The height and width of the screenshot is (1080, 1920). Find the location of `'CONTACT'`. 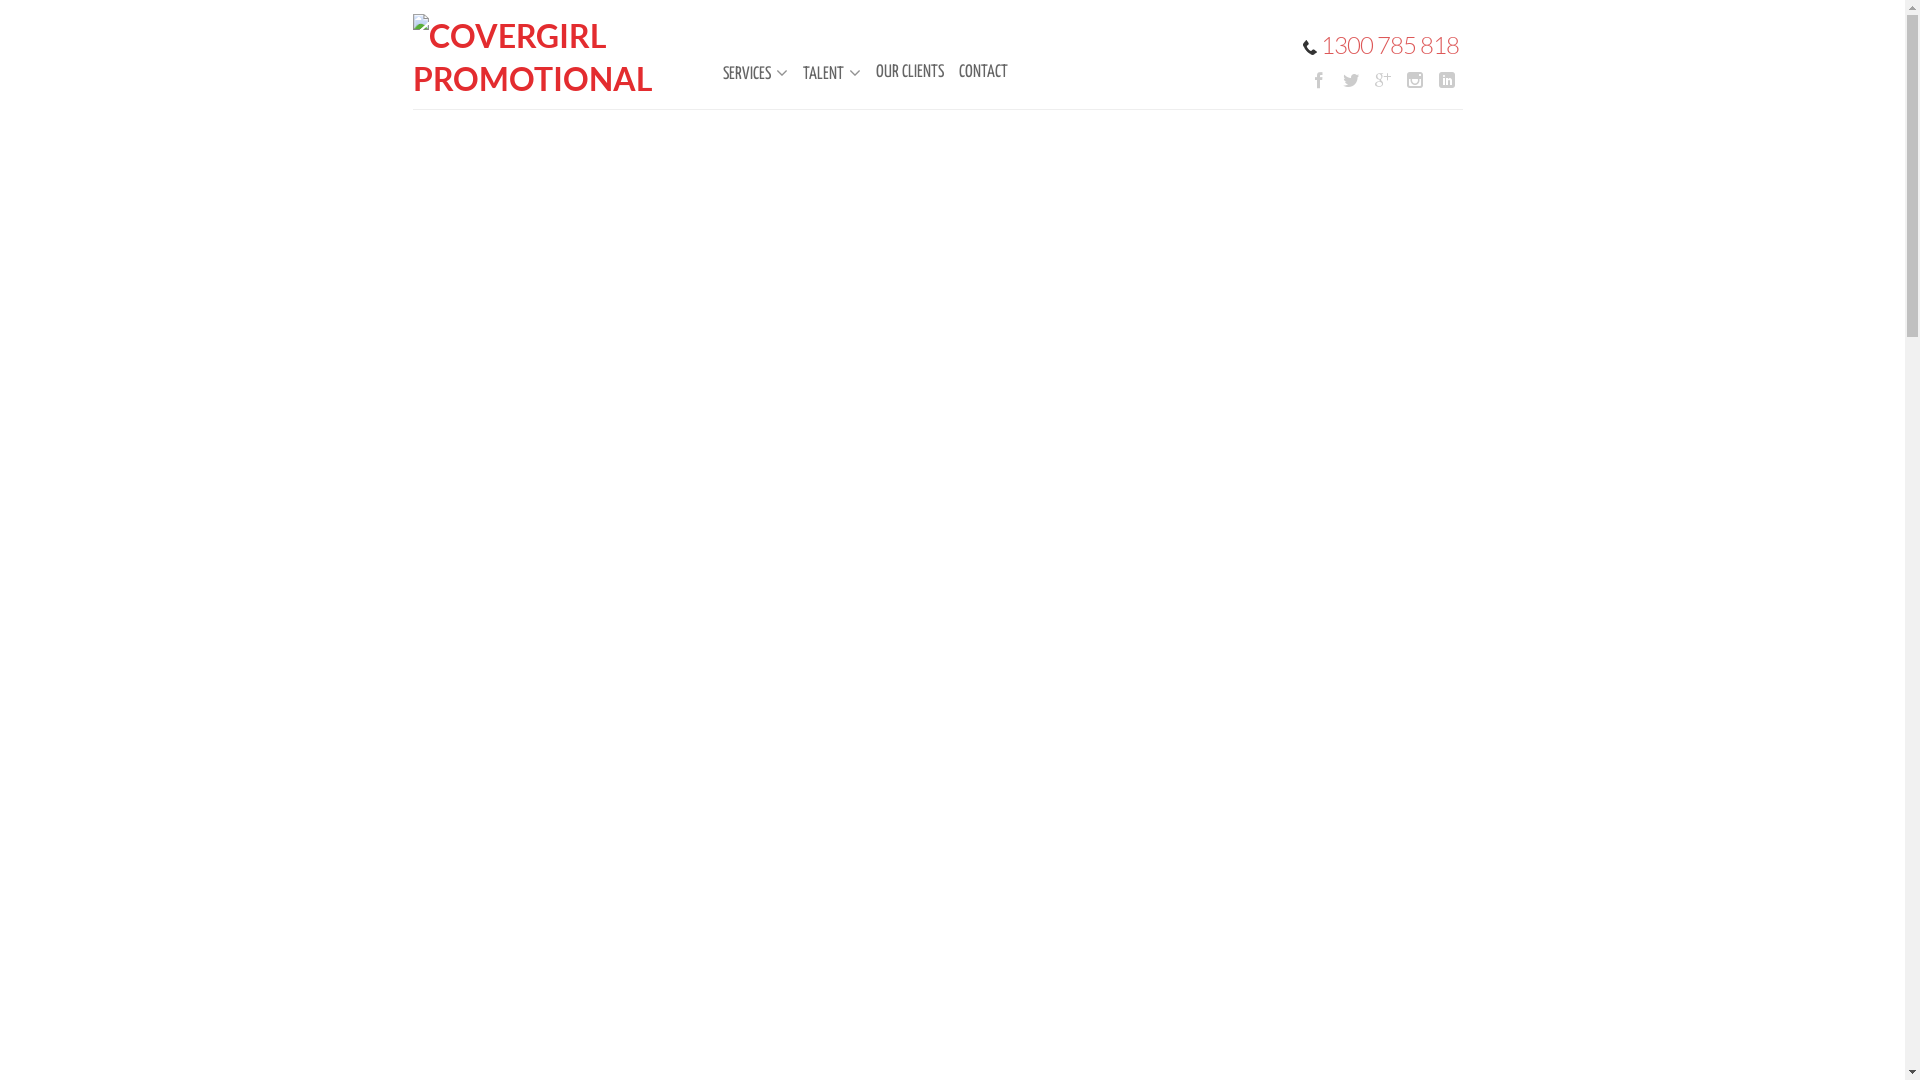

'CONTACT' is located at coordinates (936, 71).